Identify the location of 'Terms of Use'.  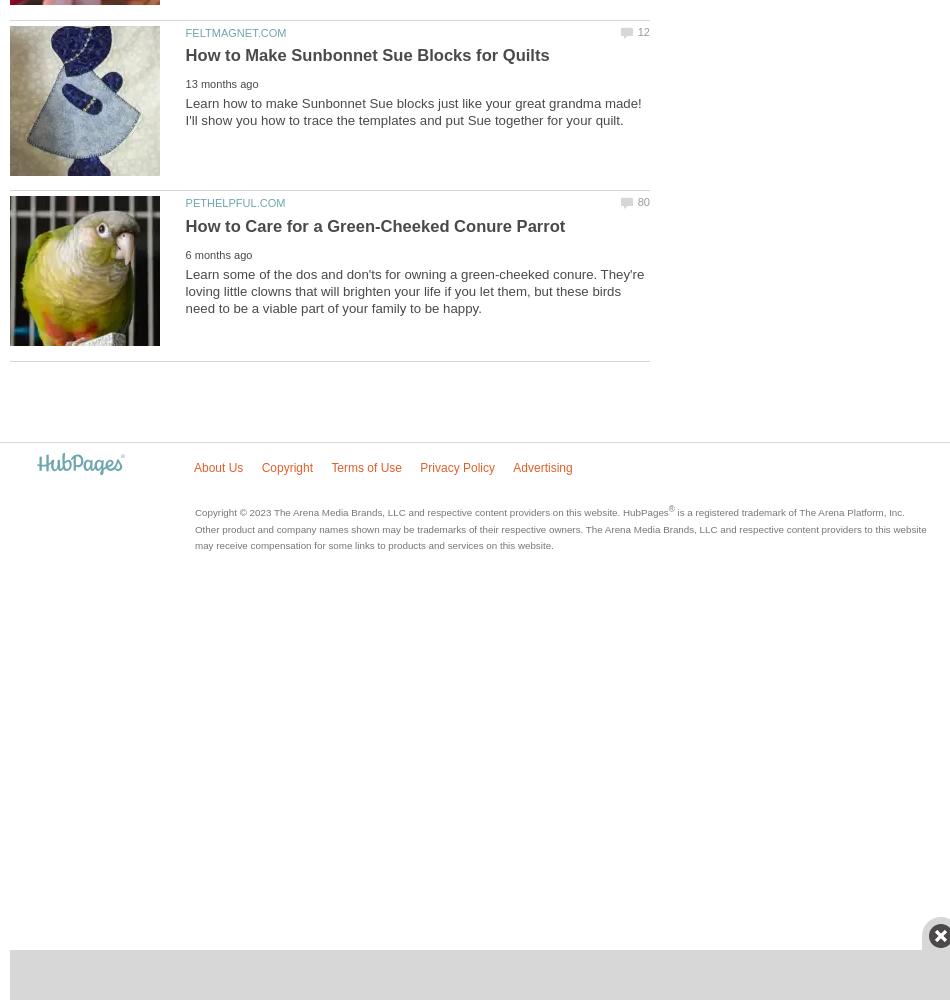
(329, 466).